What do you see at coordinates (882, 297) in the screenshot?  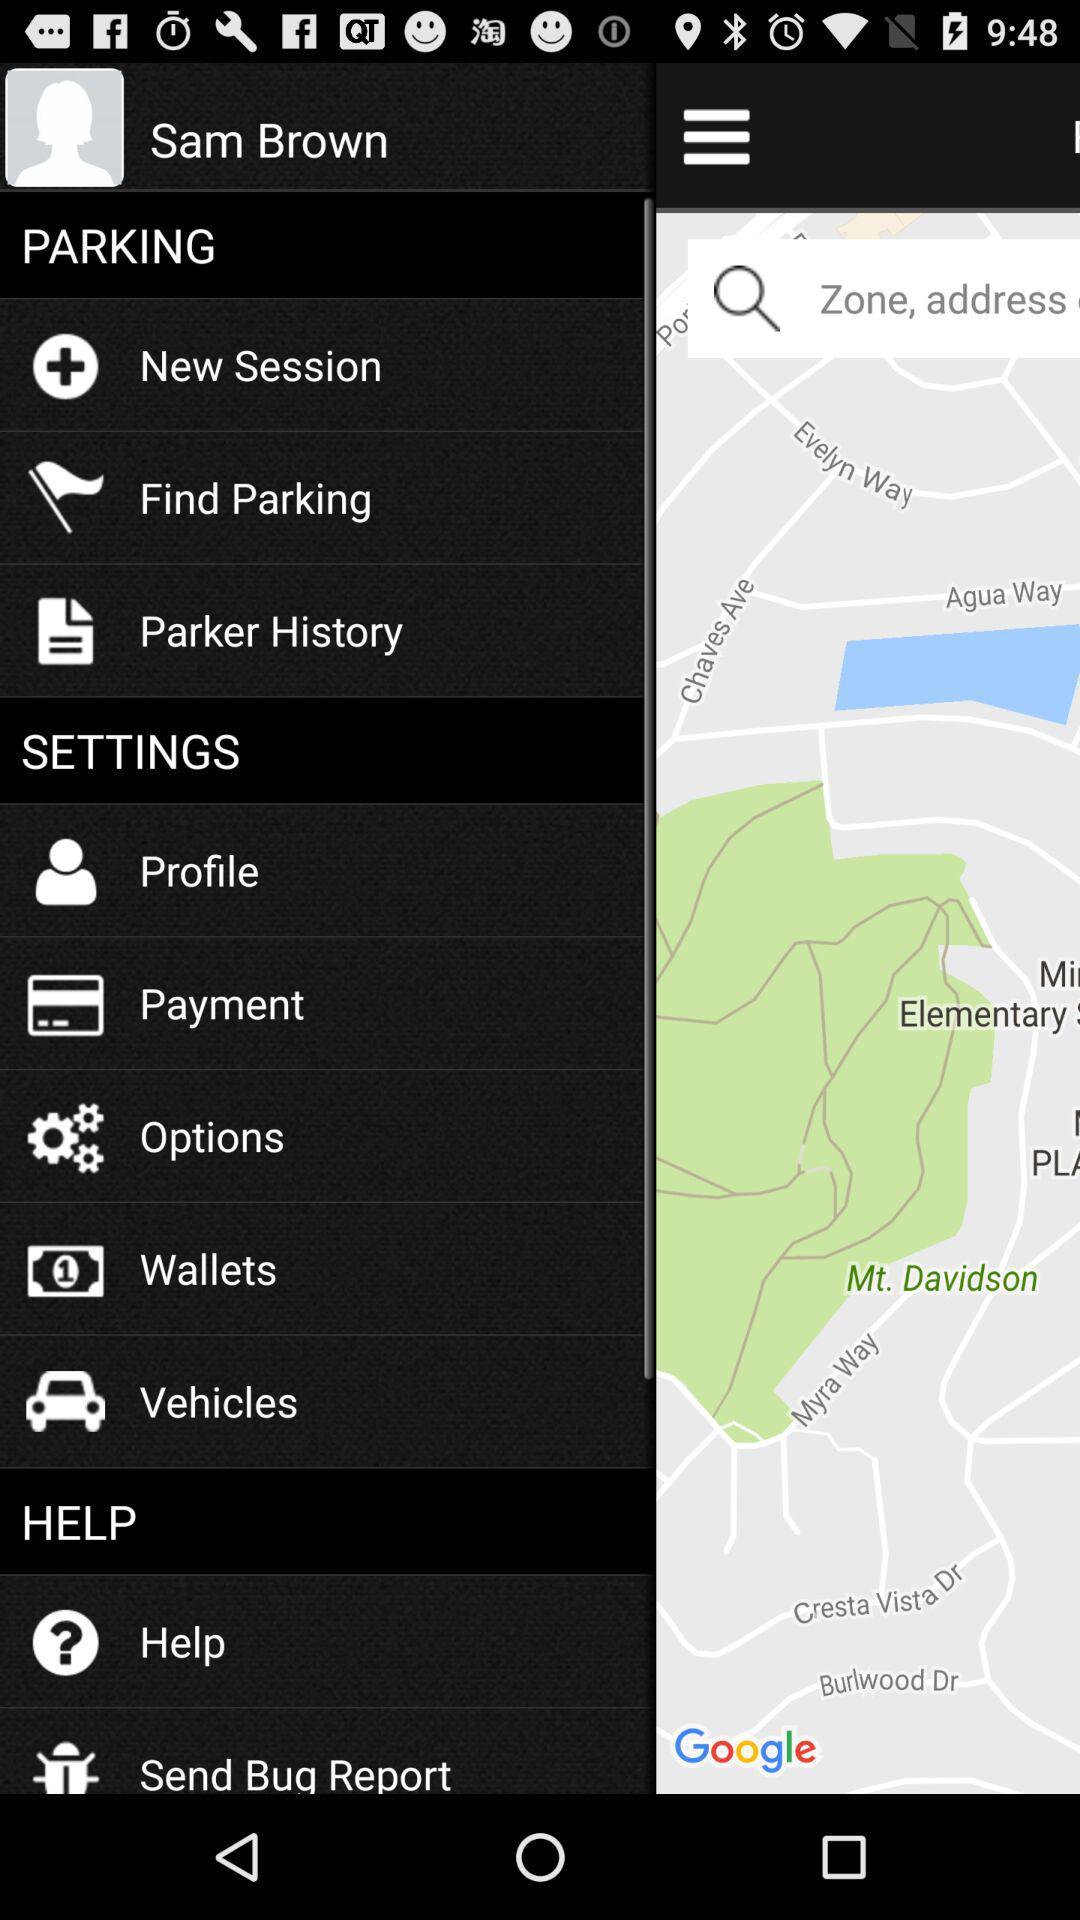 I see `the zoneaddress` at bounding box center [882, 297].